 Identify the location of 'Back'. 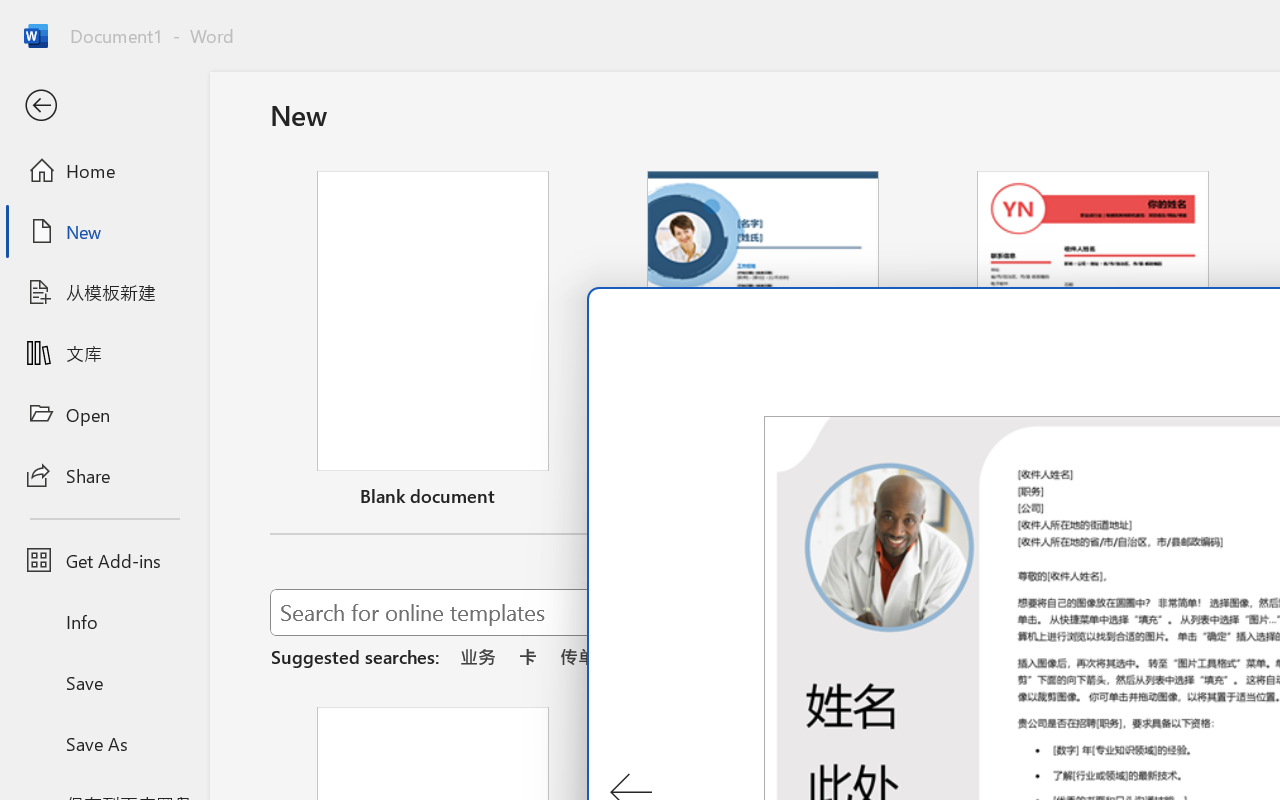
(103, 105).